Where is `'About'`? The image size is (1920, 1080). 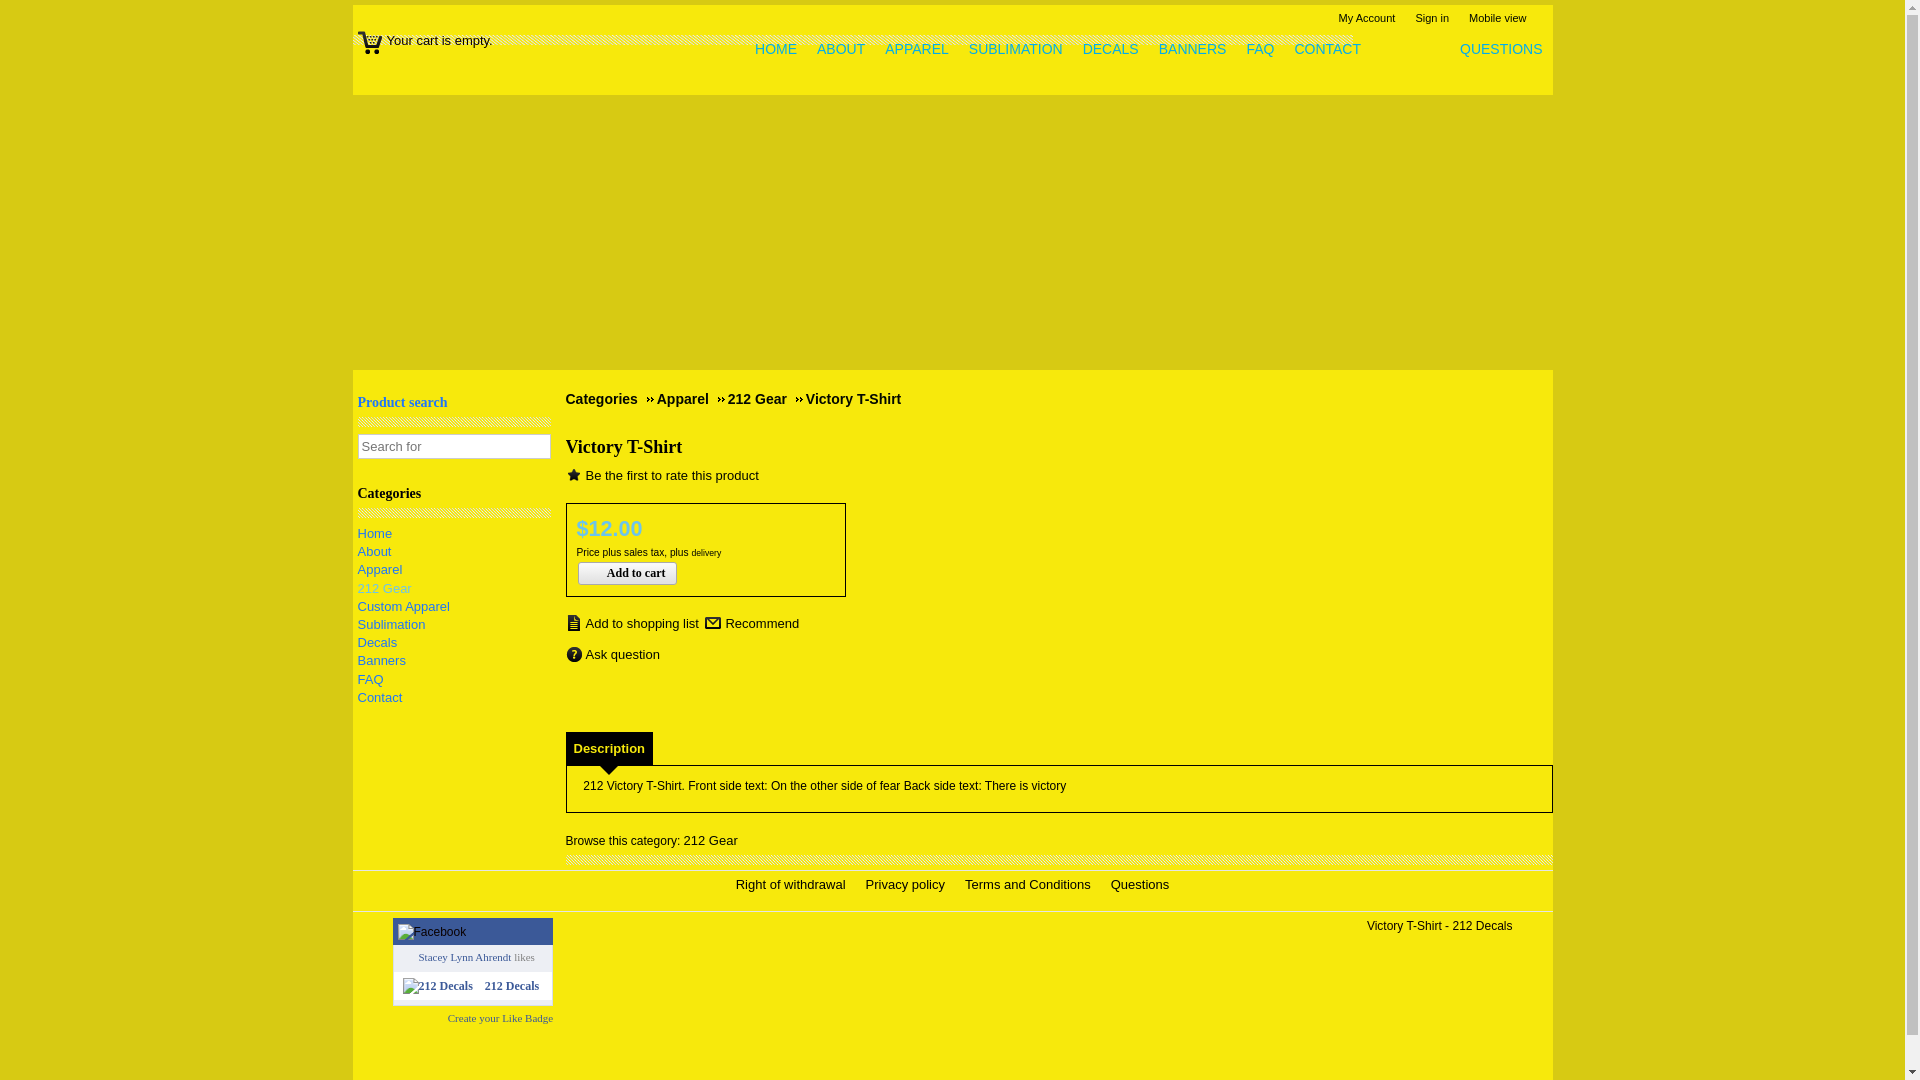 'About' is located at coordinates (374, 551).